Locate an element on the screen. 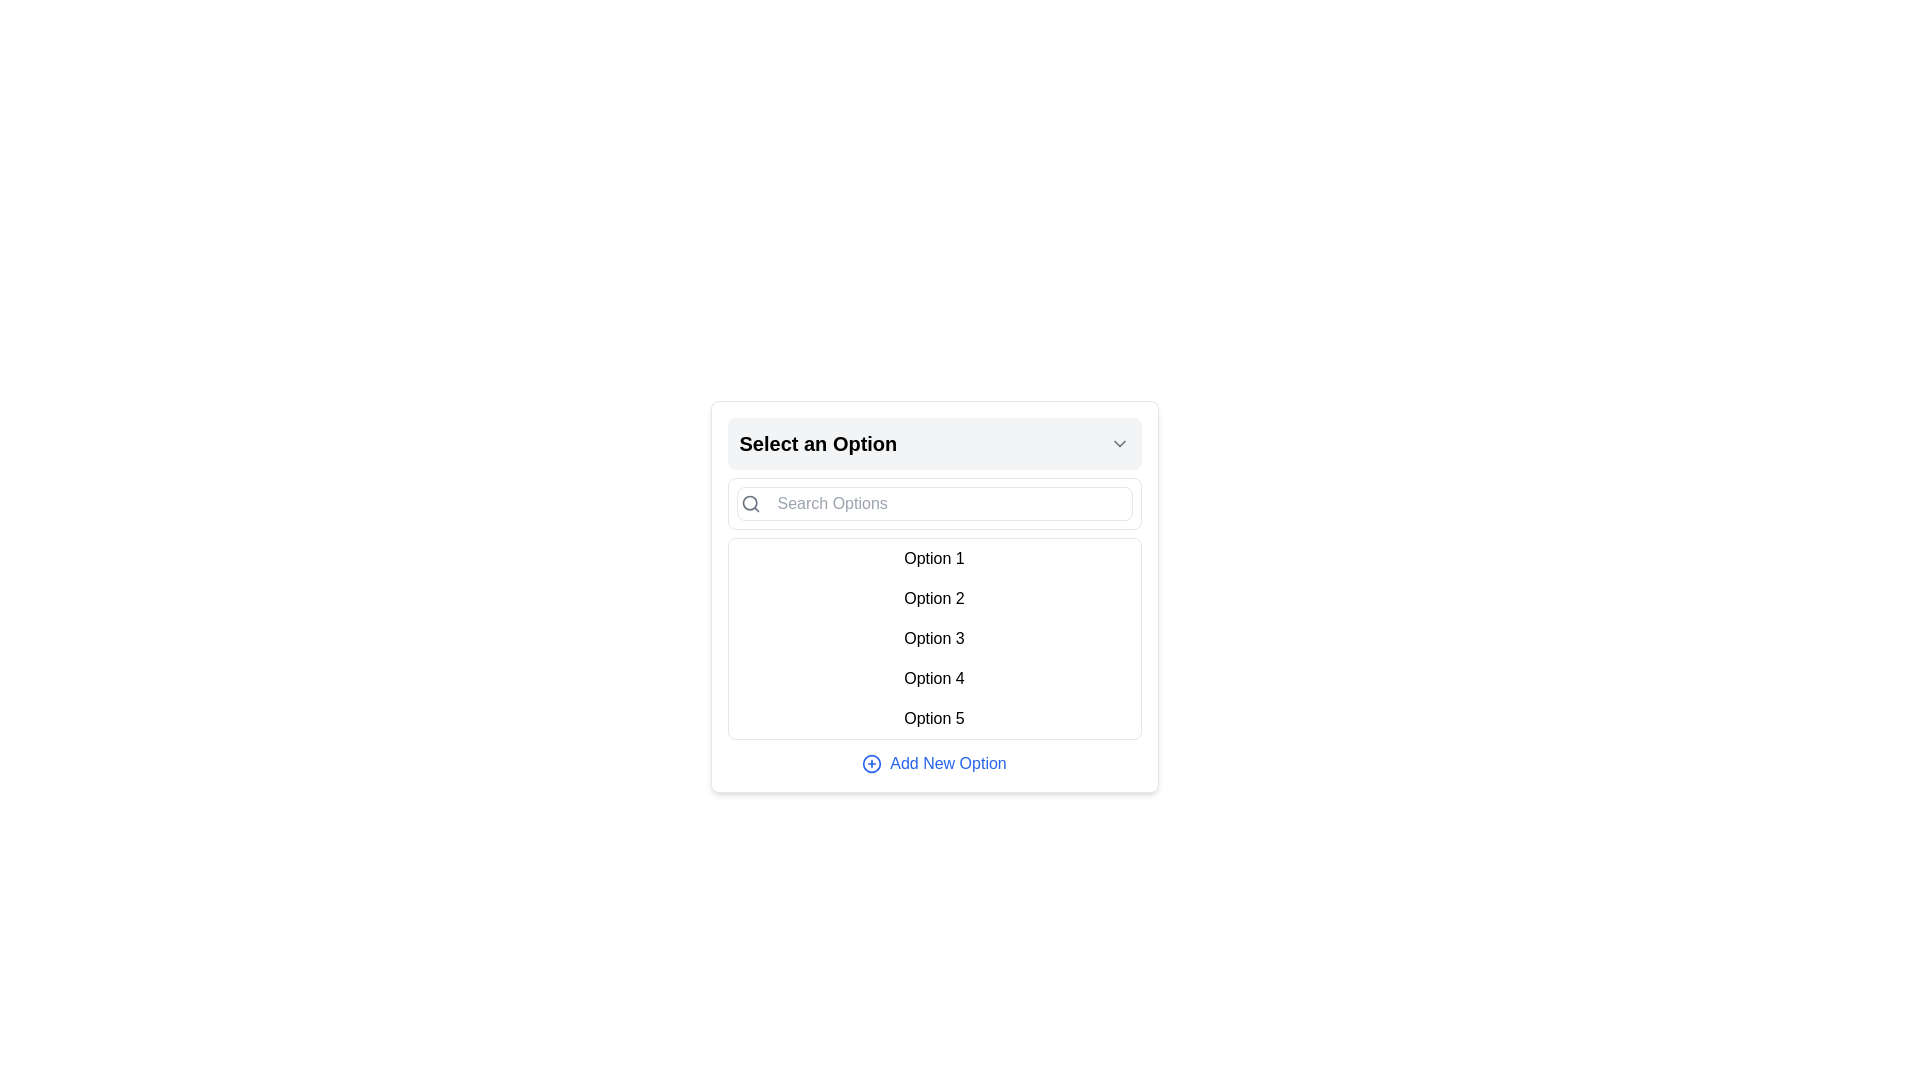 This screenshot has width=1920, height=1080. the gray magnifying glass icon located on the left side of the search input field adjacent to the text input area is located at coordinates (749, 503).